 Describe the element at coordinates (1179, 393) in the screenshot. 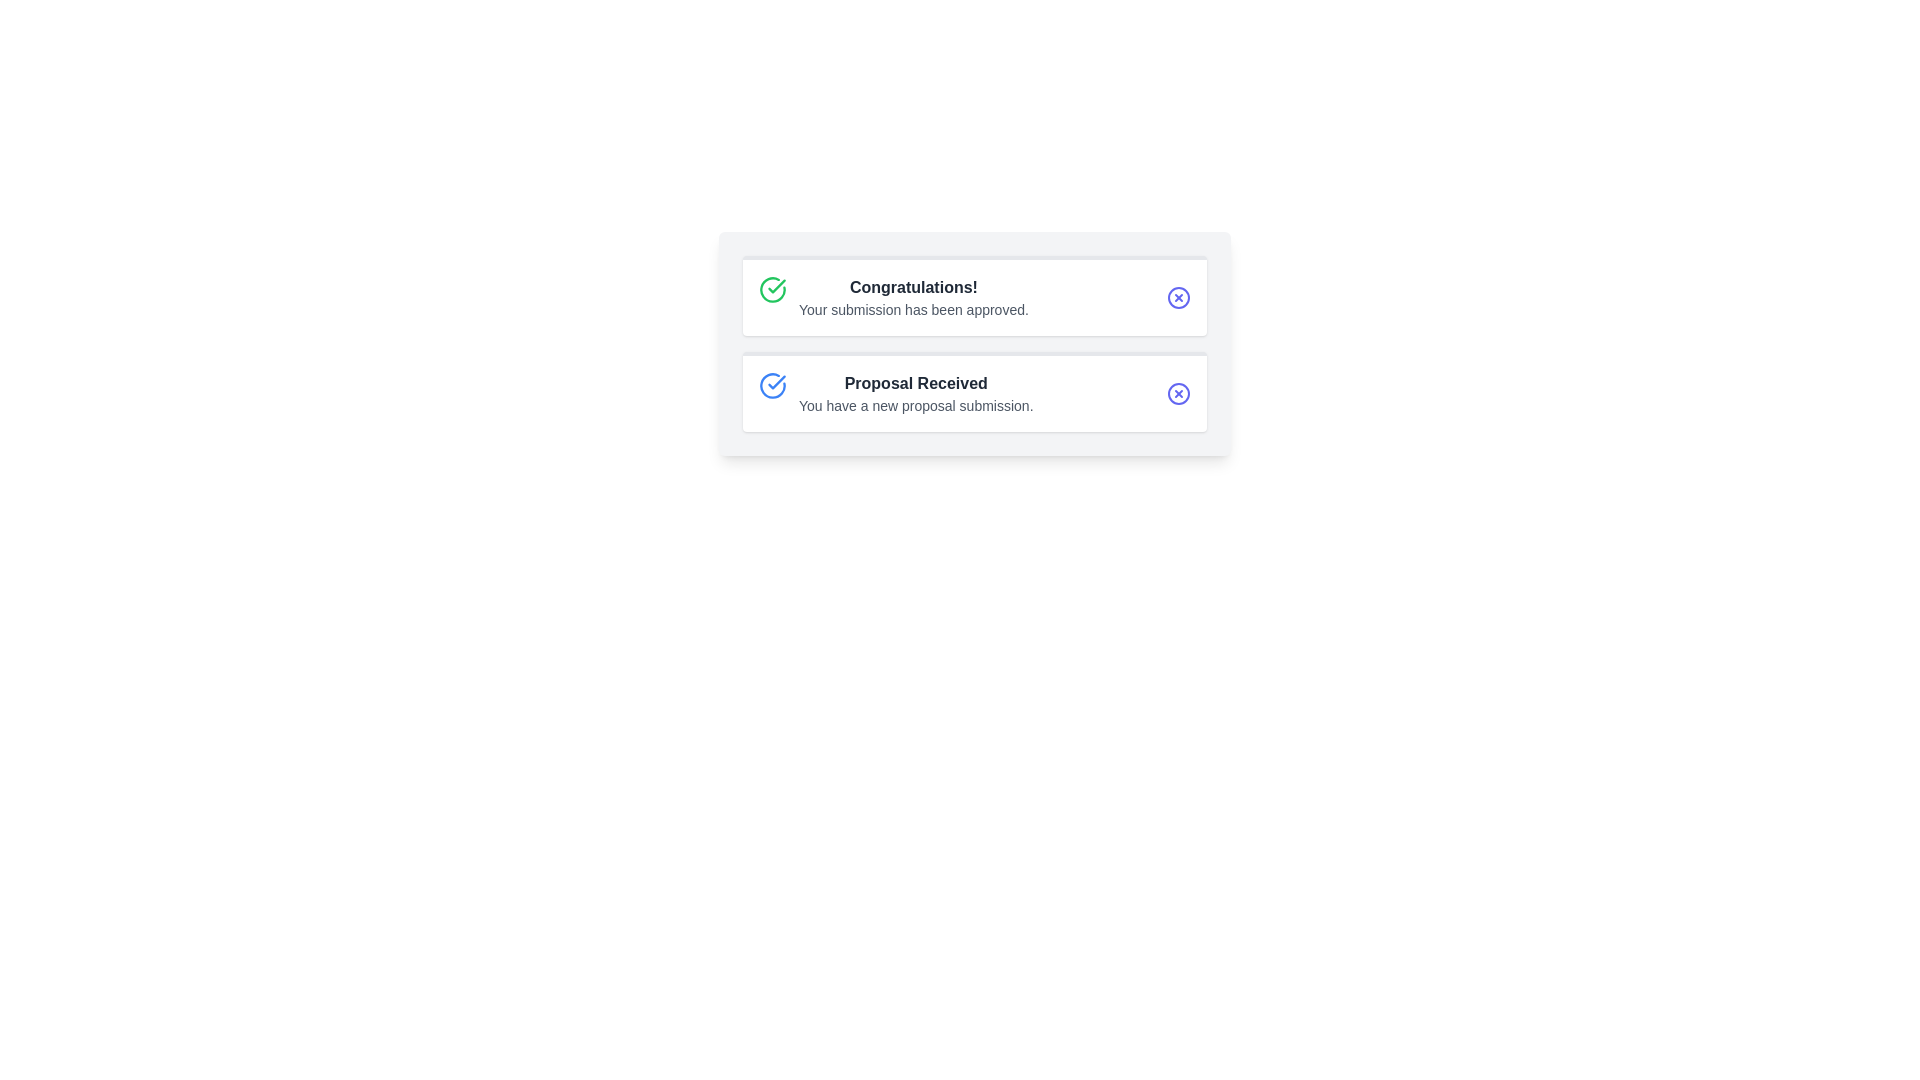

I see `the circular boundary of the 'Circle X' icon, which is located to the right of the 'Proposal Received' text` at that location.